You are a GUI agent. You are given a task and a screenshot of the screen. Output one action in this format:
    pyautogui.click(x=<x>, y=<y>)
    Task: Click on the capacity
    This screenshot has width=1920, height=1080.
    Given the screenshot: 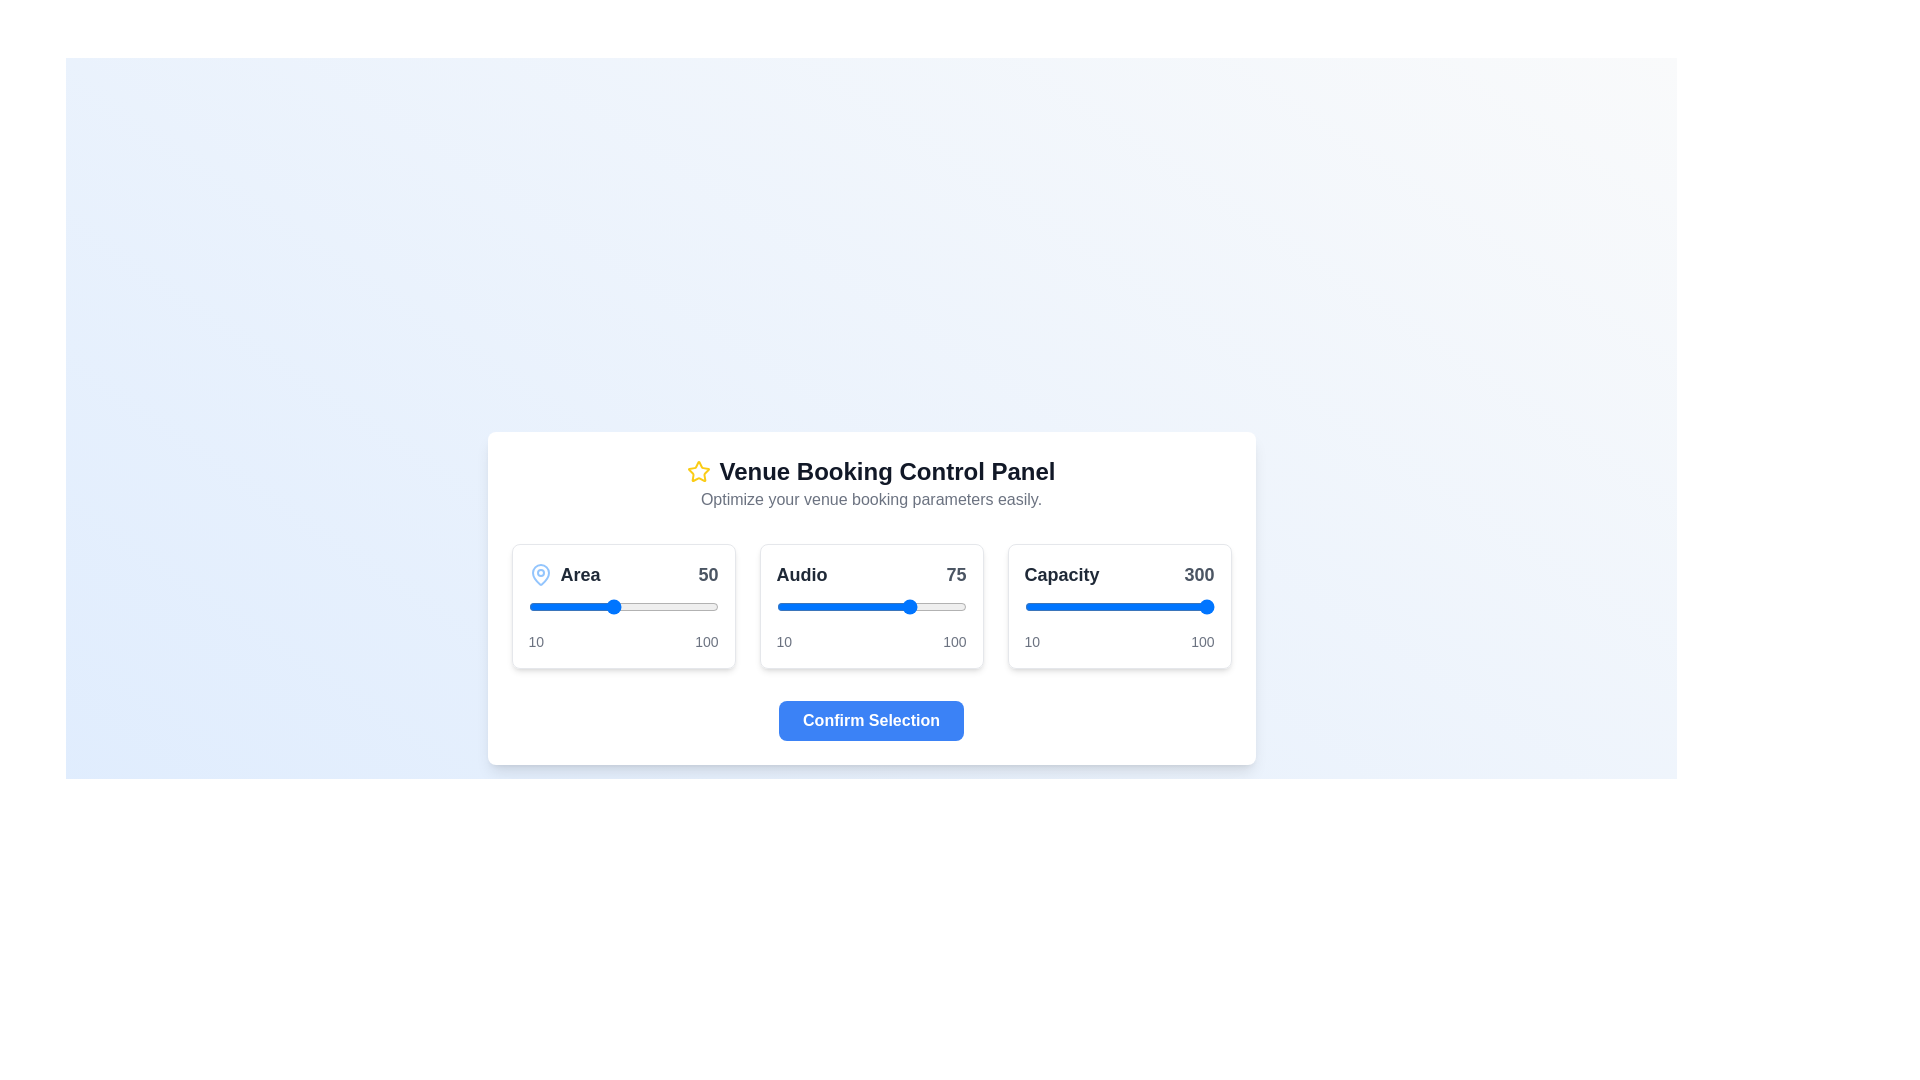 What is the action you would take?
    pyautogui.click(x=1140, y=605)
    